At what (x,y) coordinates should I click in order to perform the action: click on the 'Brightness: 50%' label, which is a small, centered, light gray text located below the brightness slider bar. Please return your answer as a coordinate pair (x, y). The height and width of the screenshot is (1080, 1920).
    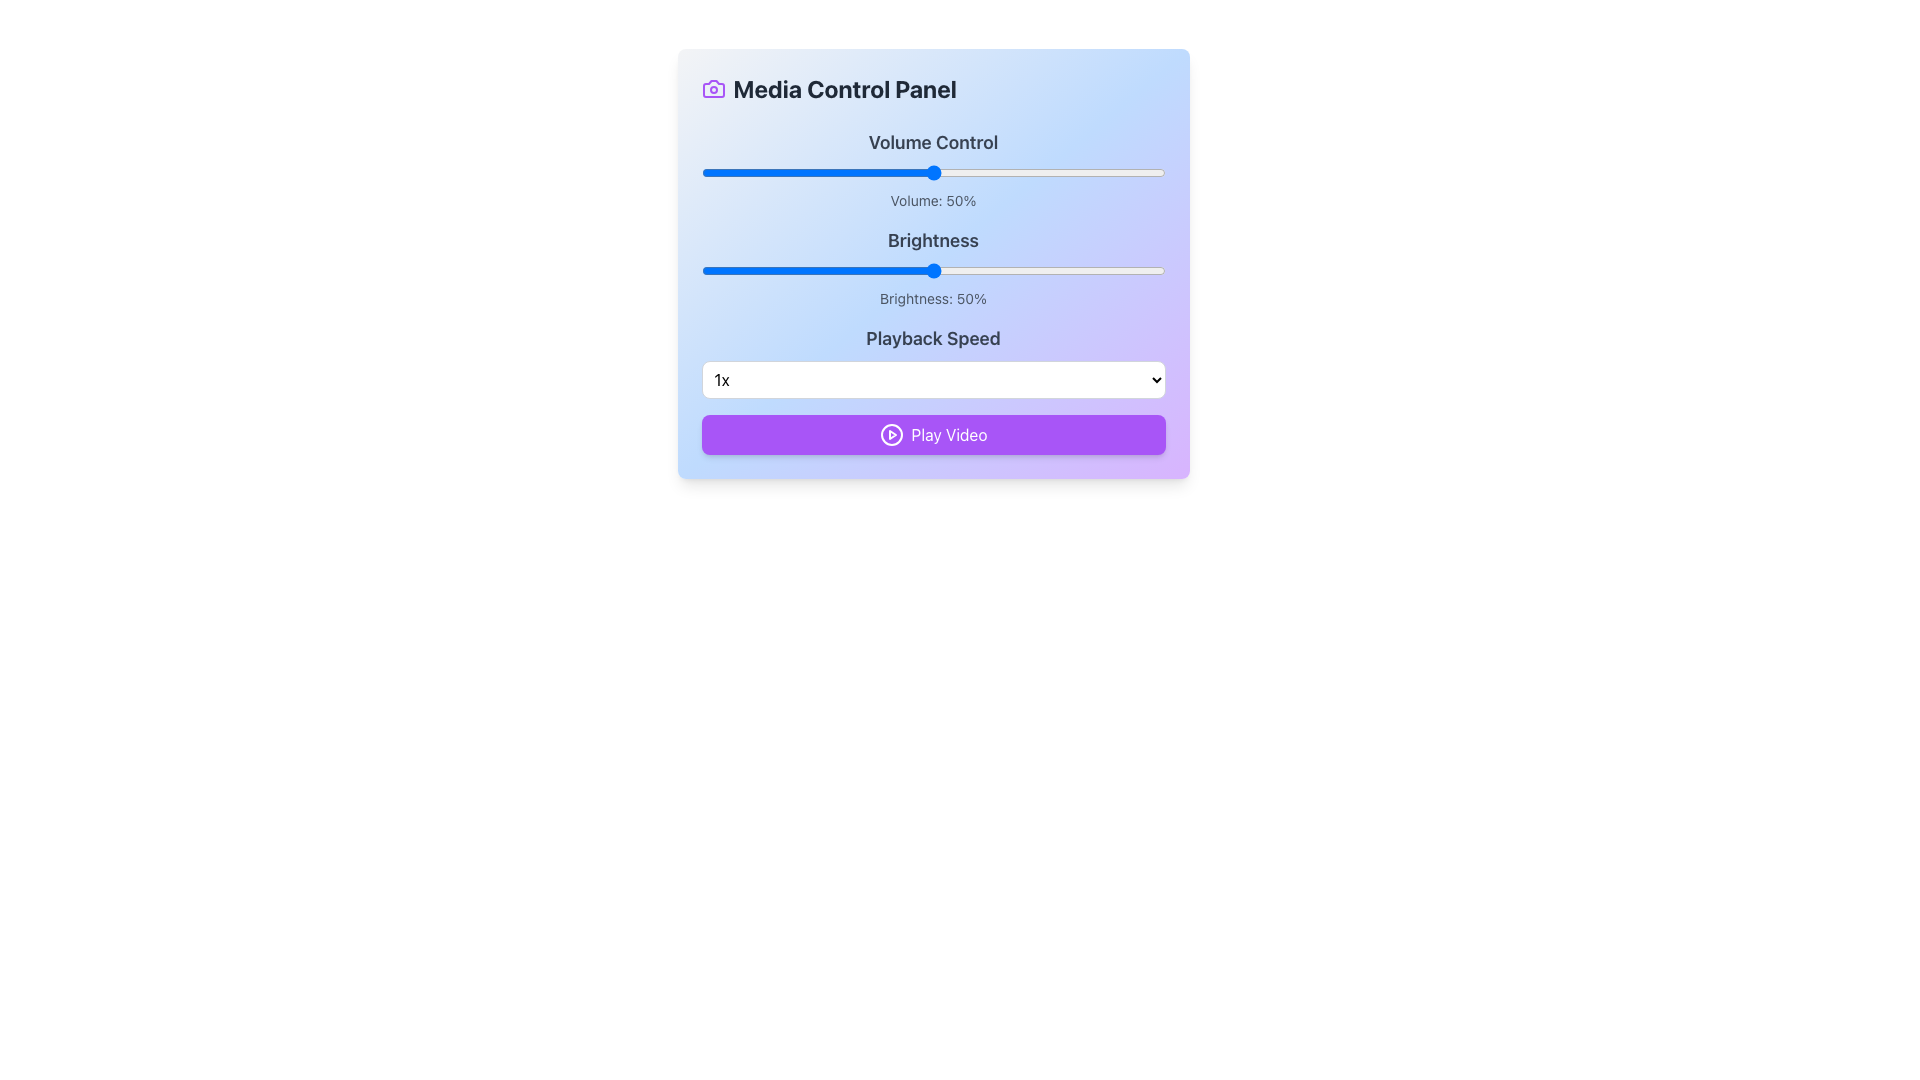
    Looking at the image, I should click on (932, 299).